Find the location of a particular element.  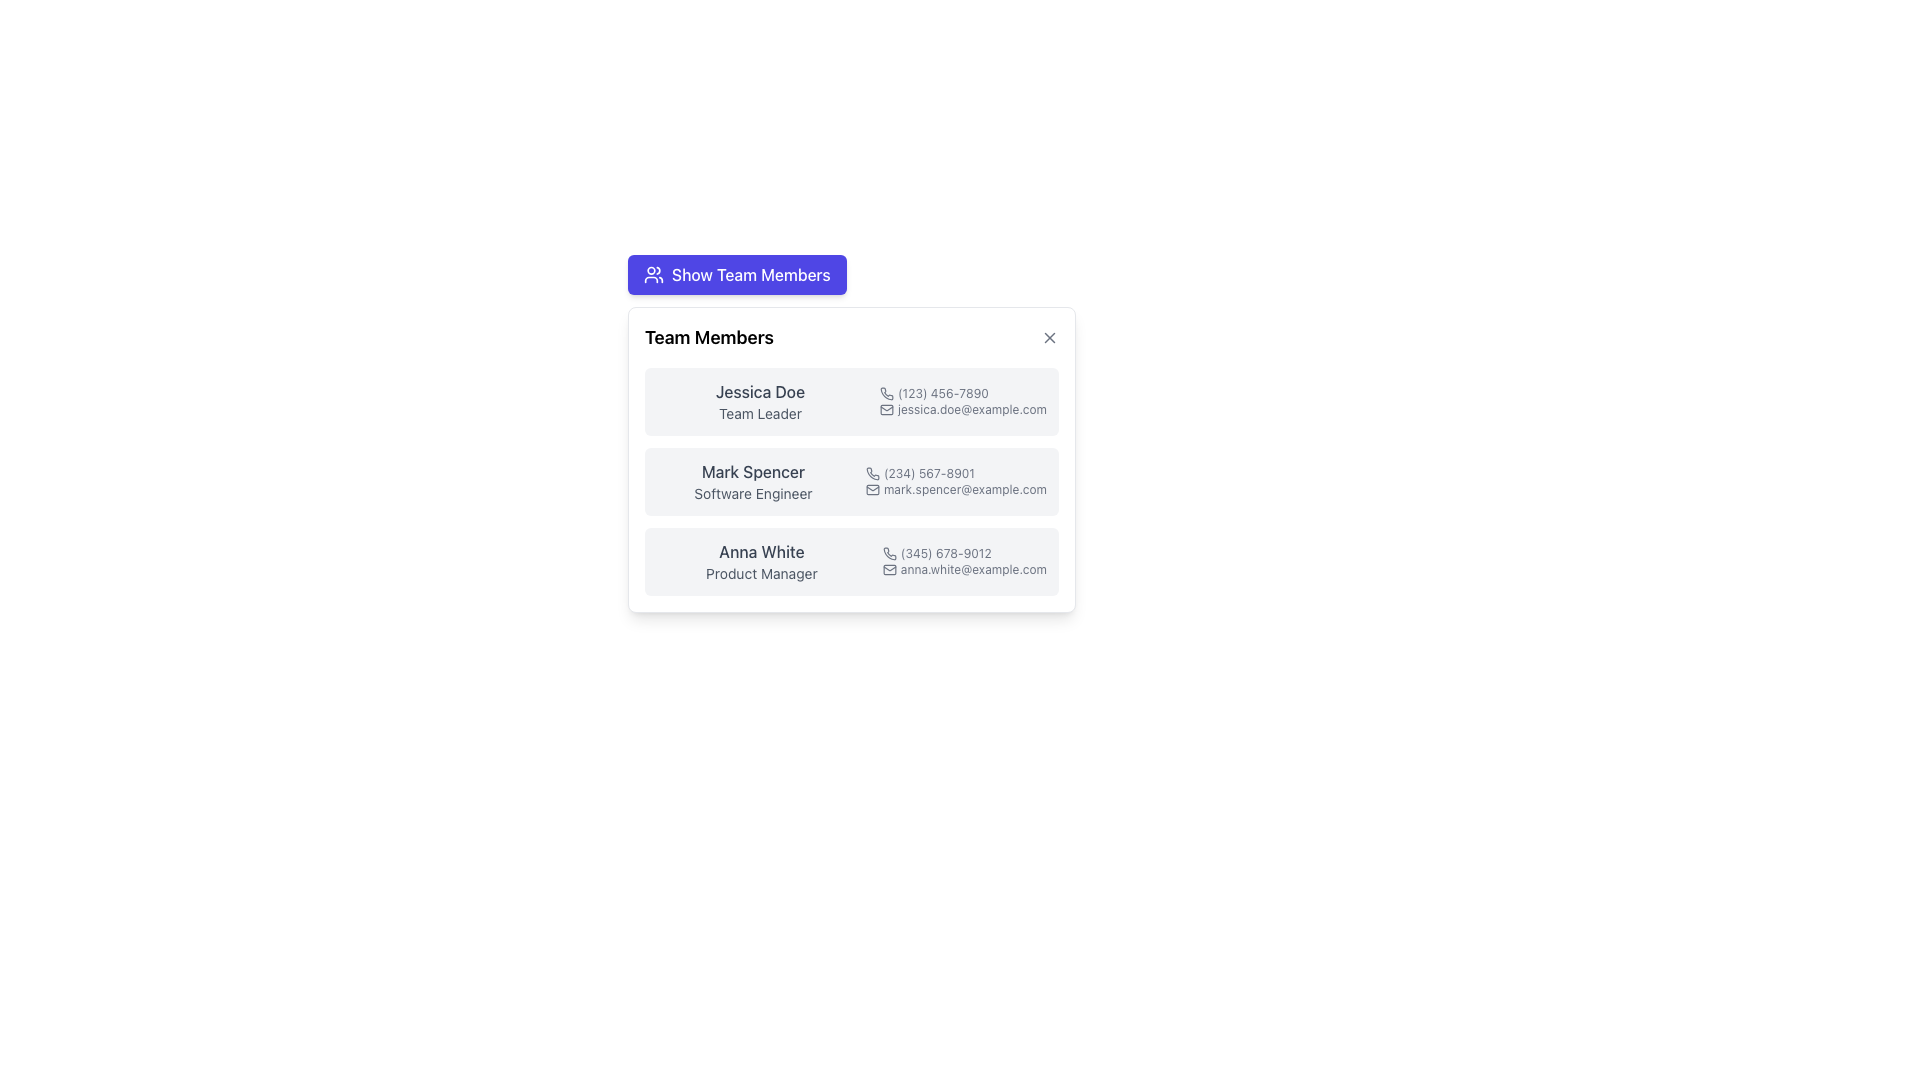

the email icon located near the text 'jessica.doe@example.com' in the 'Jessica Doe' section of the 'Team Members' card is located at coordinates (886, 408).